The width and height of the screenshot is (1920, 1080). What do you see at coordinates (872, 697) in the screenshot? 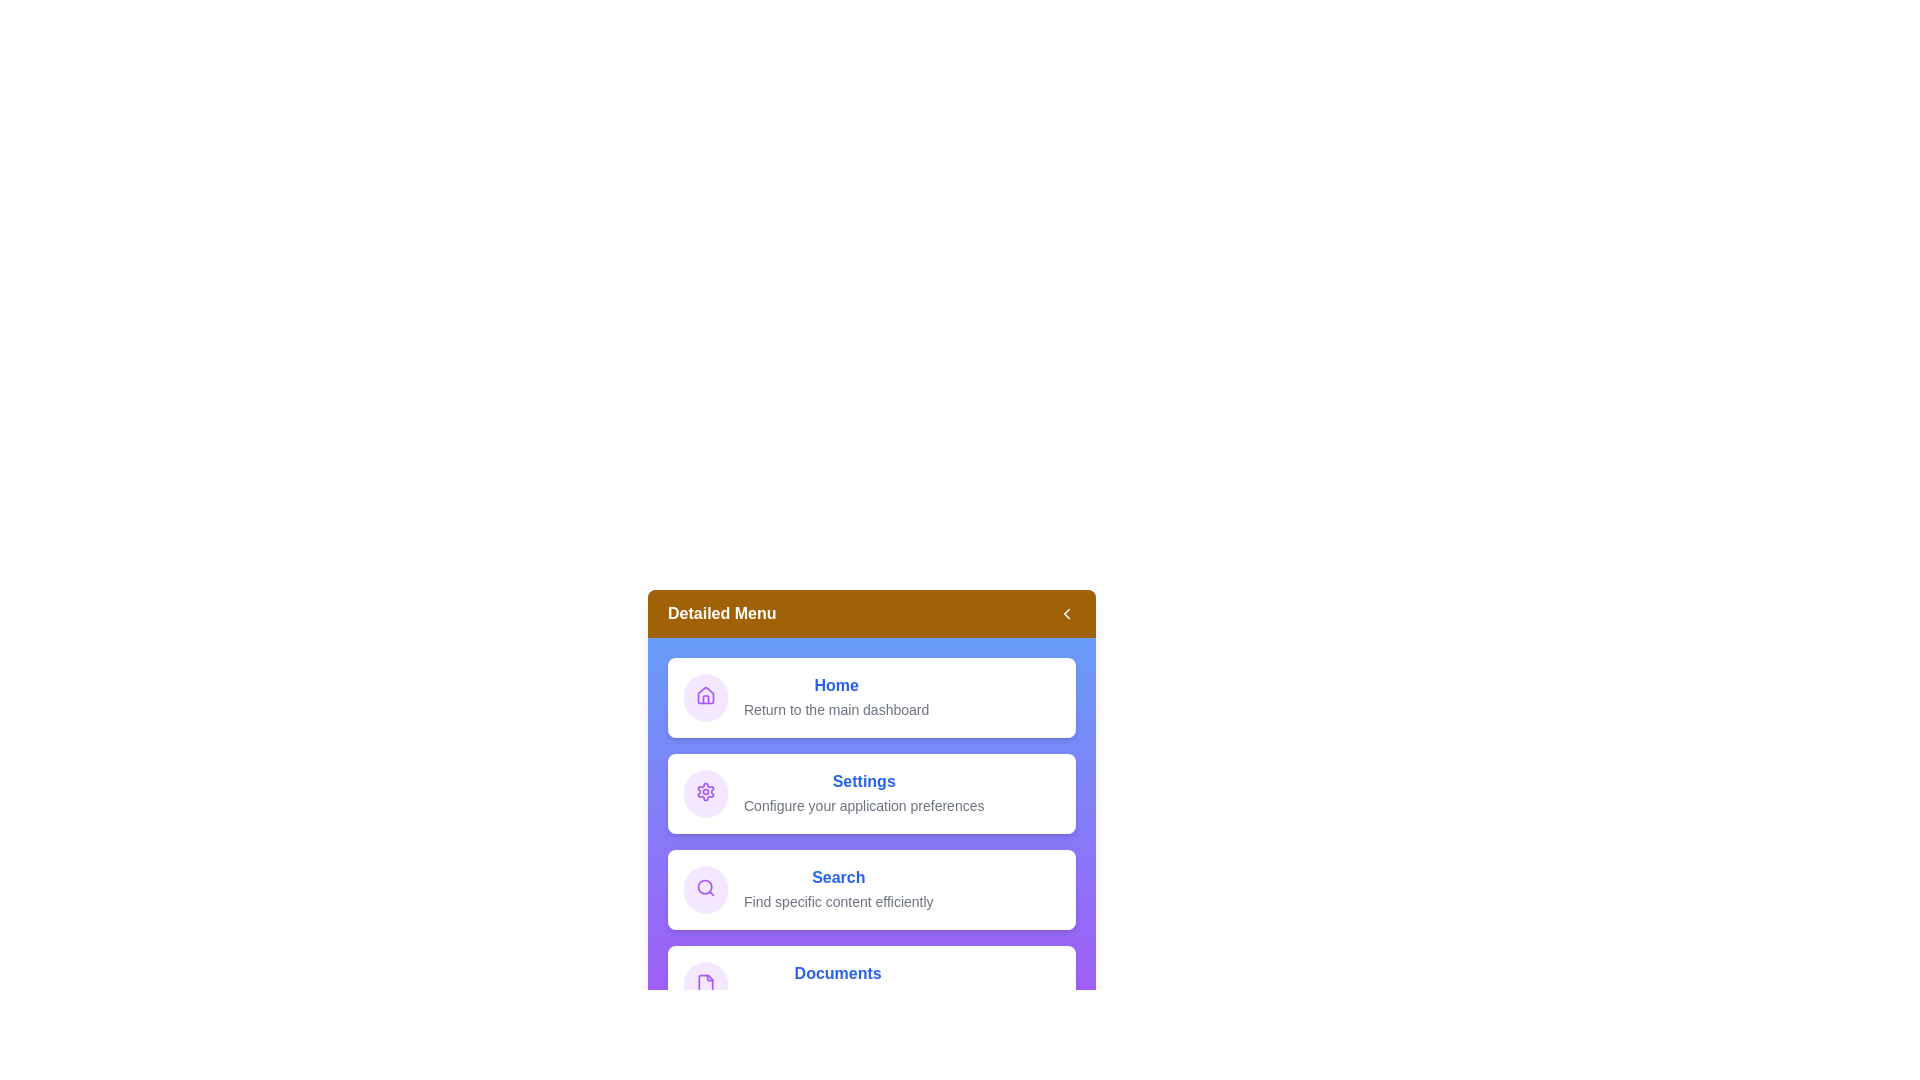
I see `the menu item Home` at bounding box center [872, 697].